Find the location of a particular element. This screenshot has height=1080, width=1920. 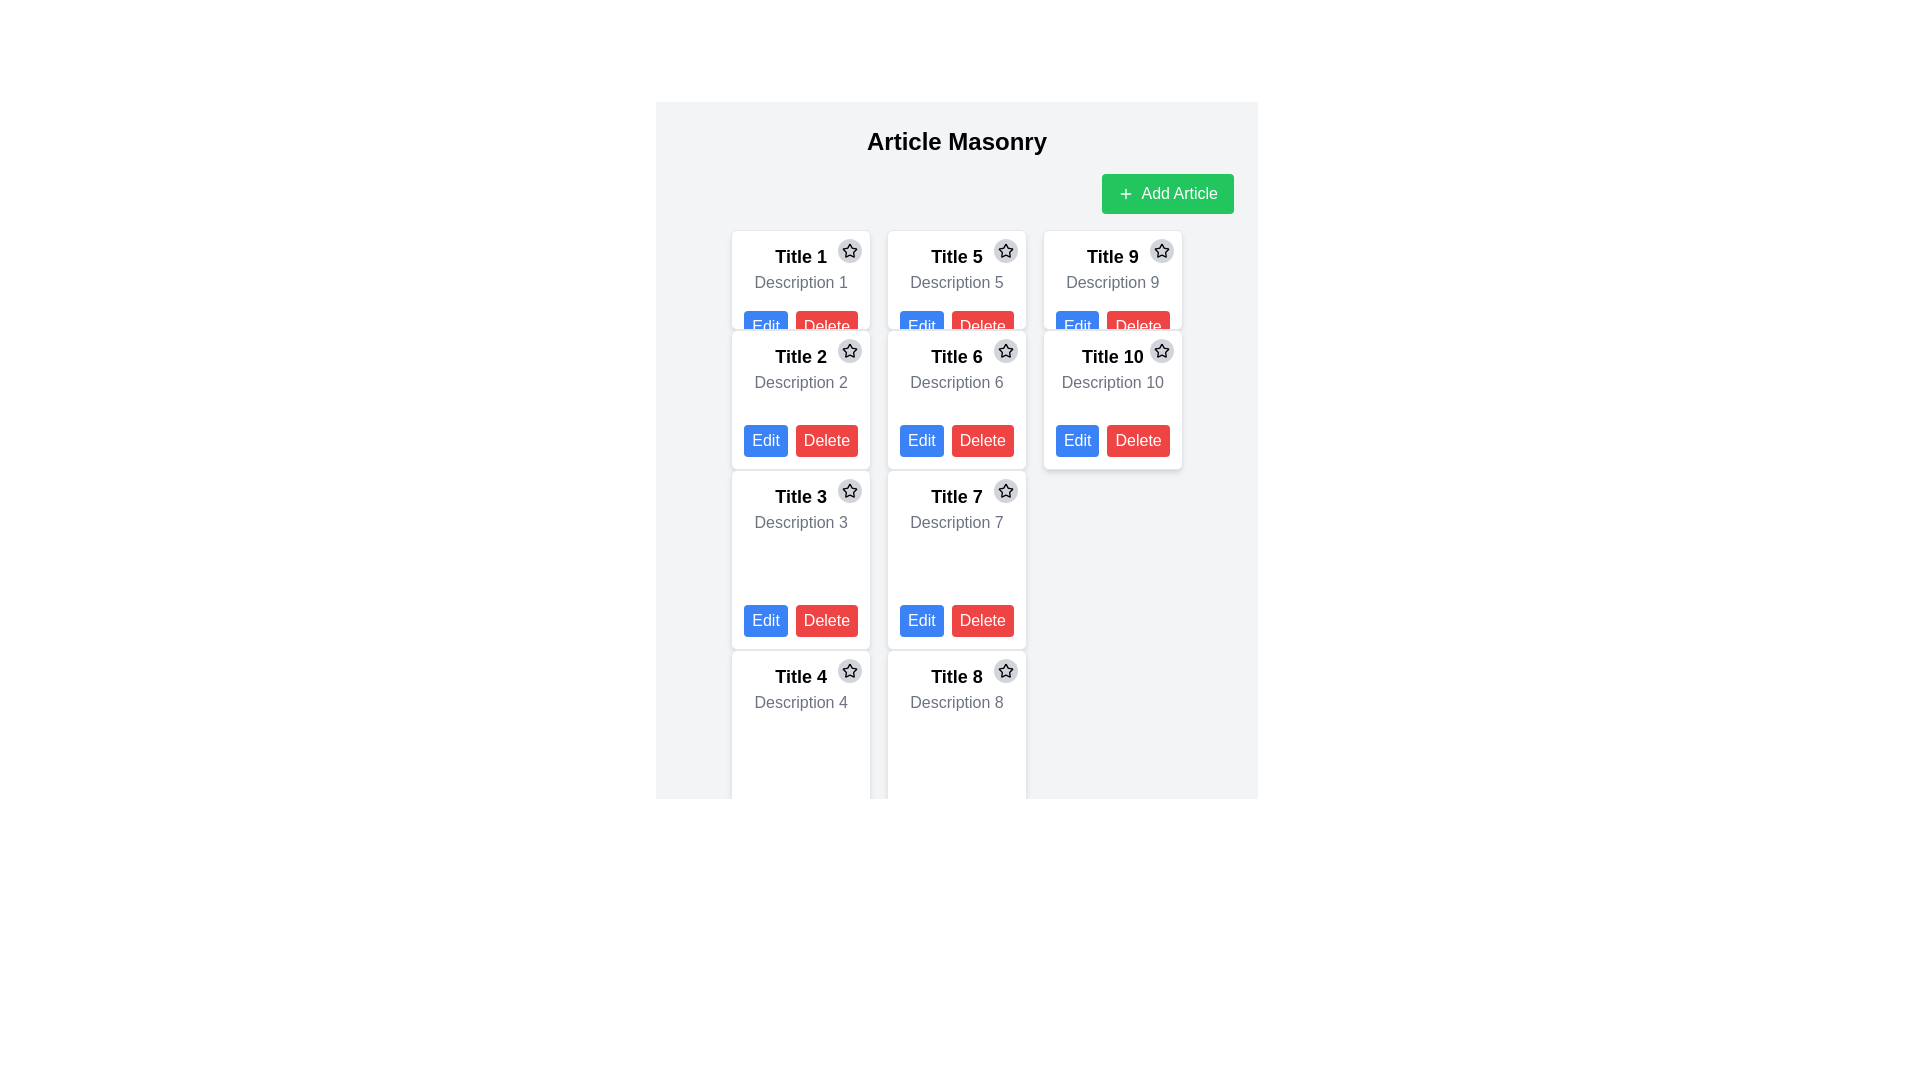

the star-shaped icon element with a hollow center located at the center of the icon adjacent to 'Title 3' is located at coordinates (850, 490).